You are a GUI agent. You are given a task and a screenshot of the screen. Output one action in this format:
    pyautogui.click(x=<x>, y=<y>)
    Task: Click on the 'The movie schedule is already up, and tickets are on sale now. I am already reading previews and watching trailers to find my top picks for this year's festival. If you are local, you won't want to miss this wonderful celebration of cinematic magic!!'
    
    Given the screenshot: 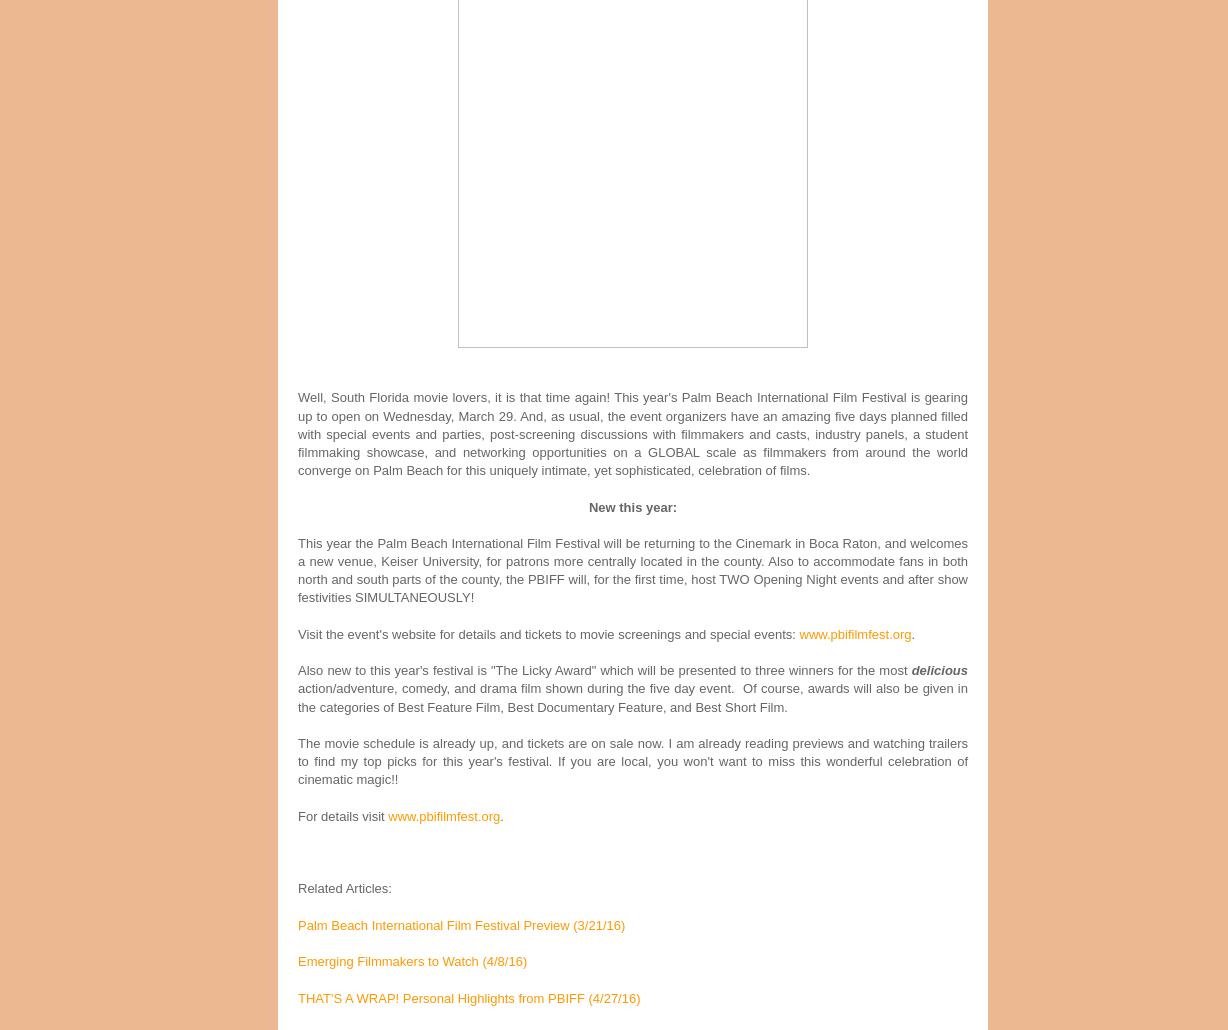 What is the action you would take?
    pyautogui.click(x=633, y=760)
    